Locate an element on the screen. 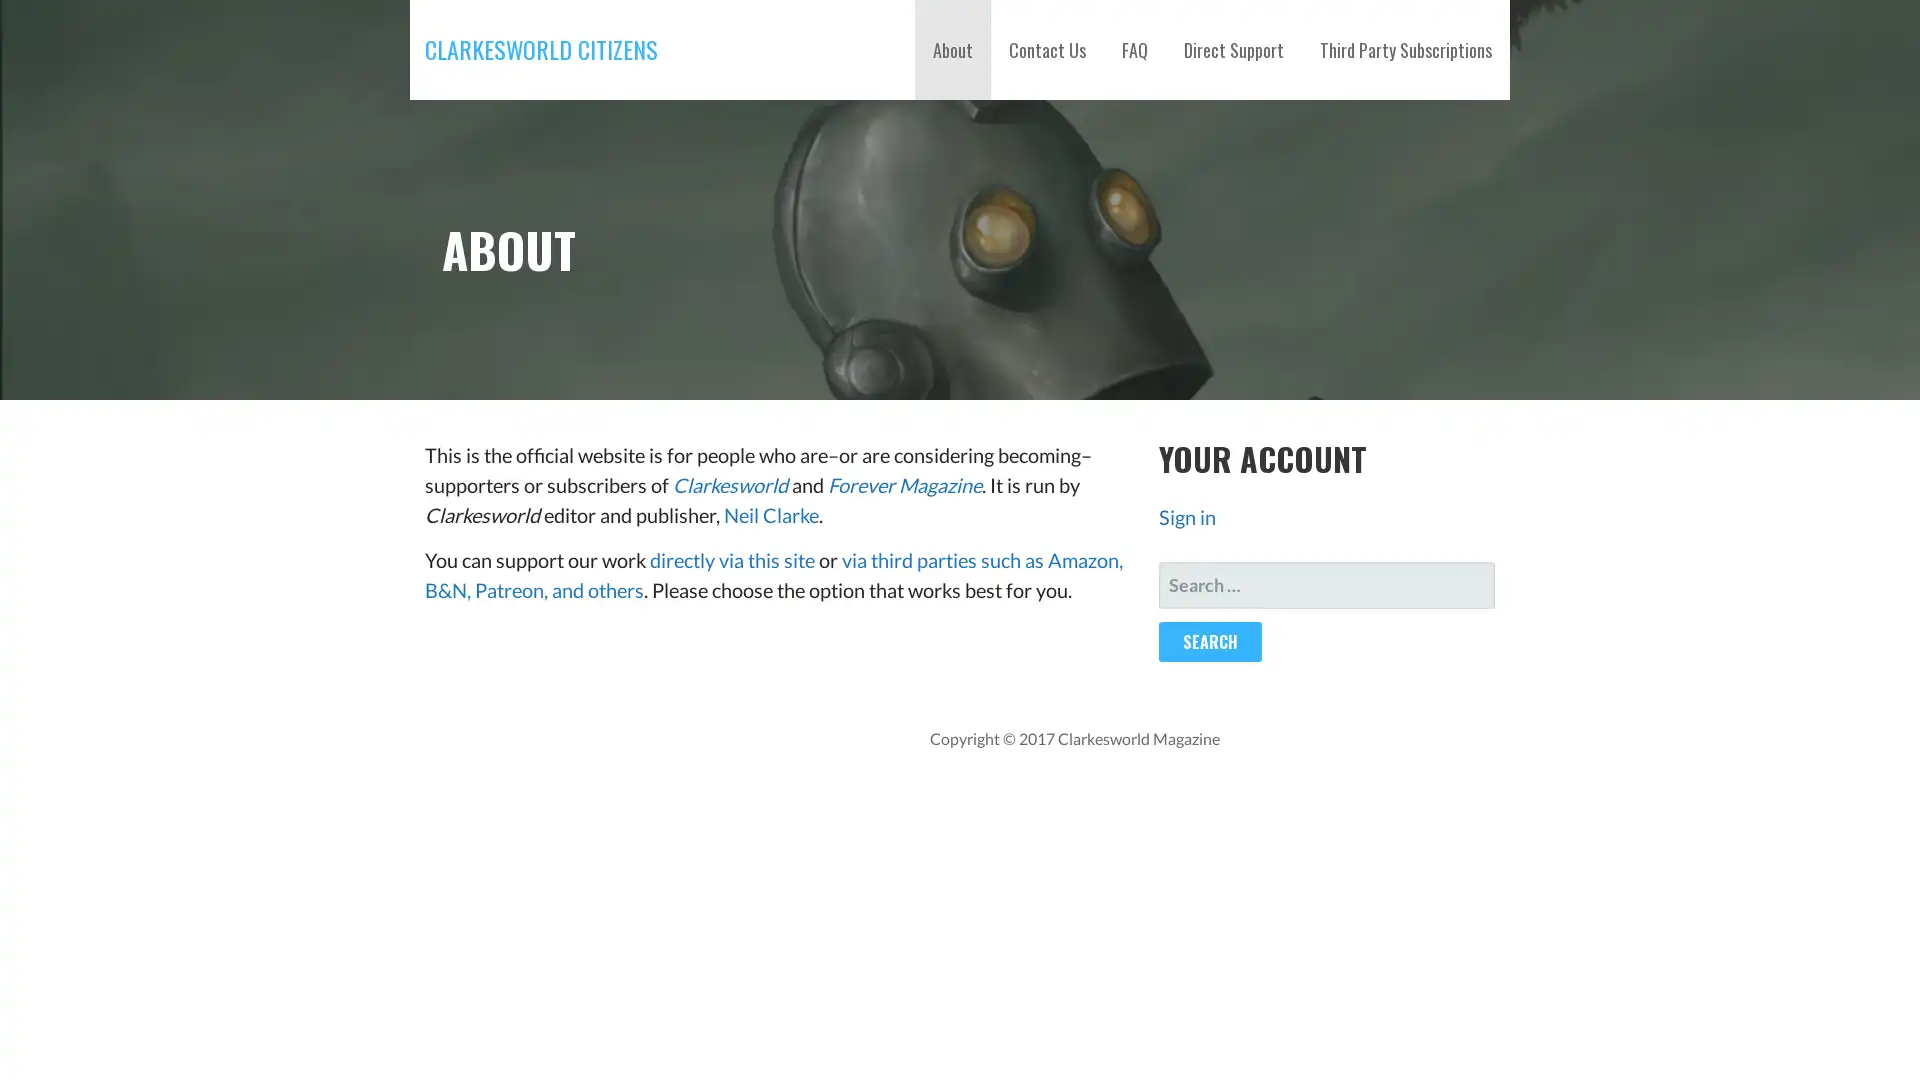 The width and height of the screenshot is (1920, 1080). Search is located at coordinates (1208, 641).